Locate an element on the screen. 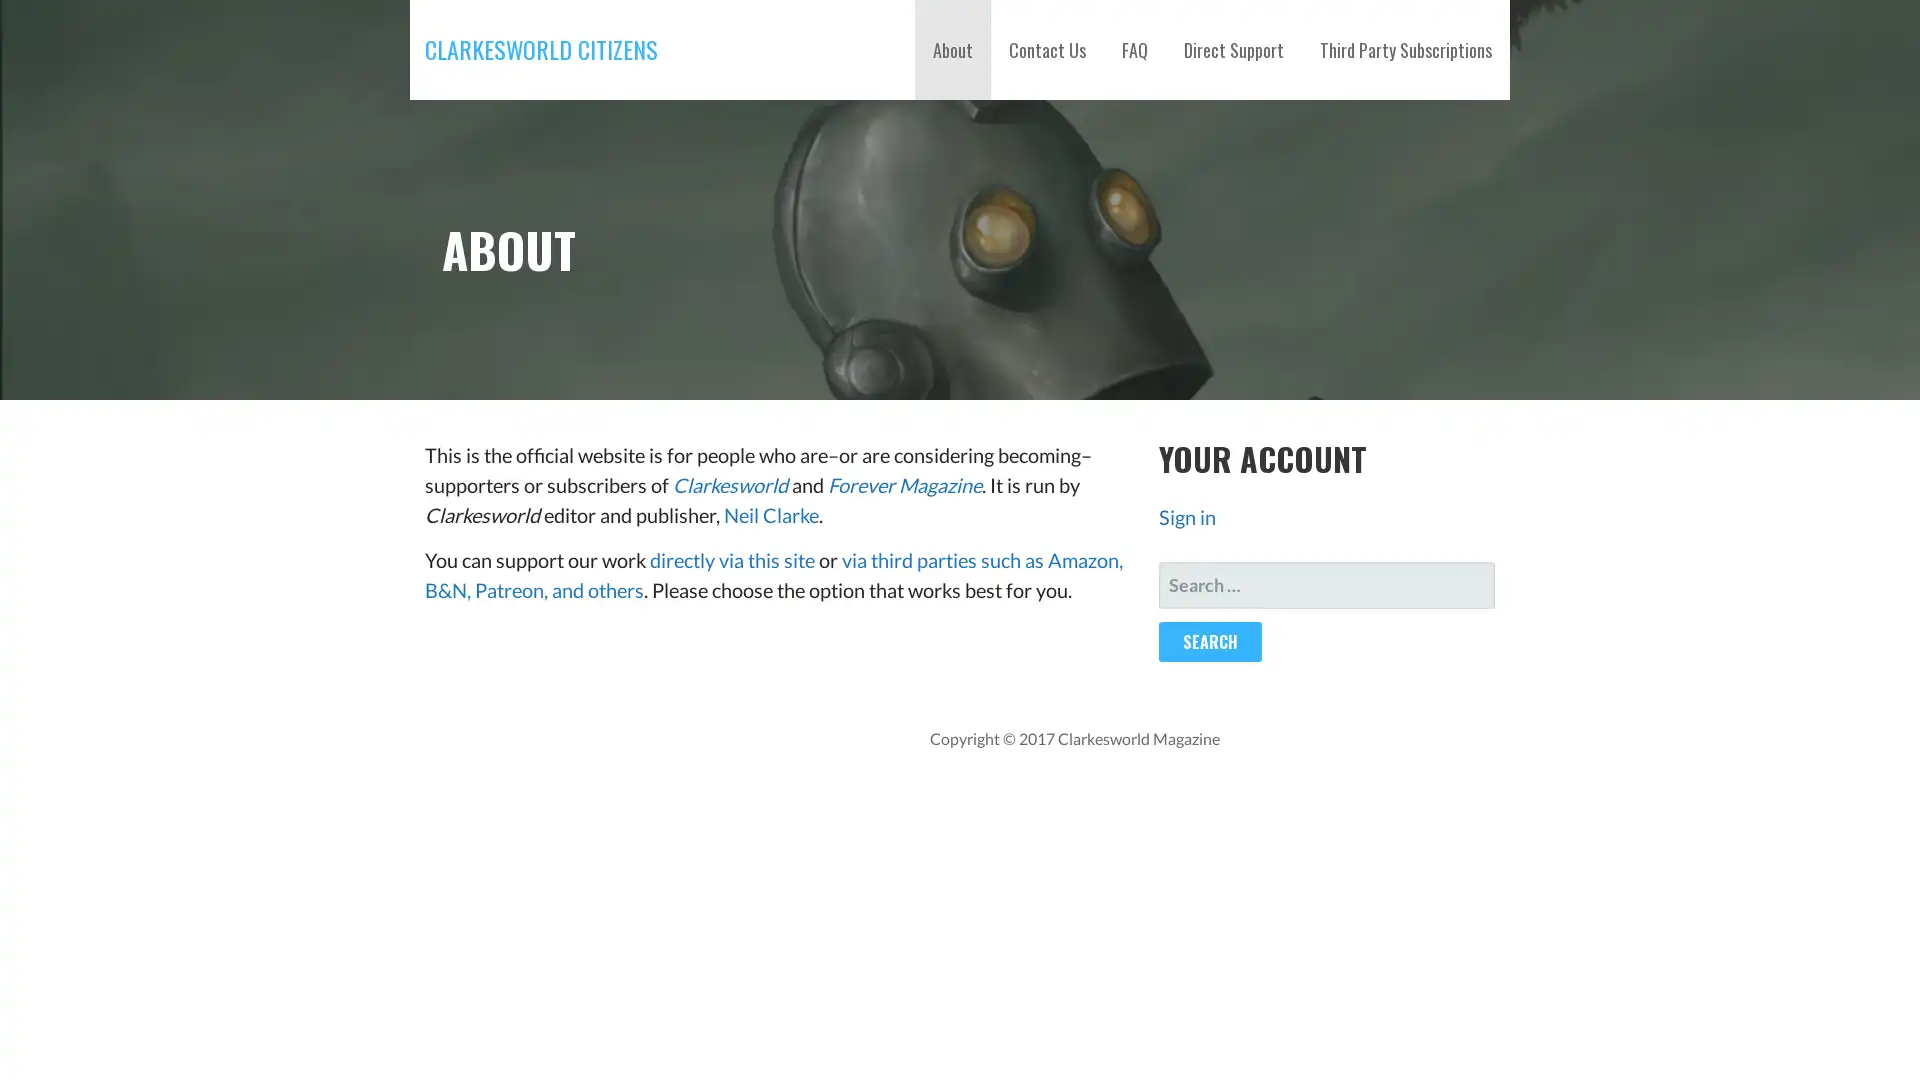 The width and height of the screenshot is (1920, 1080). Search is located at coordinates (1208, 641).